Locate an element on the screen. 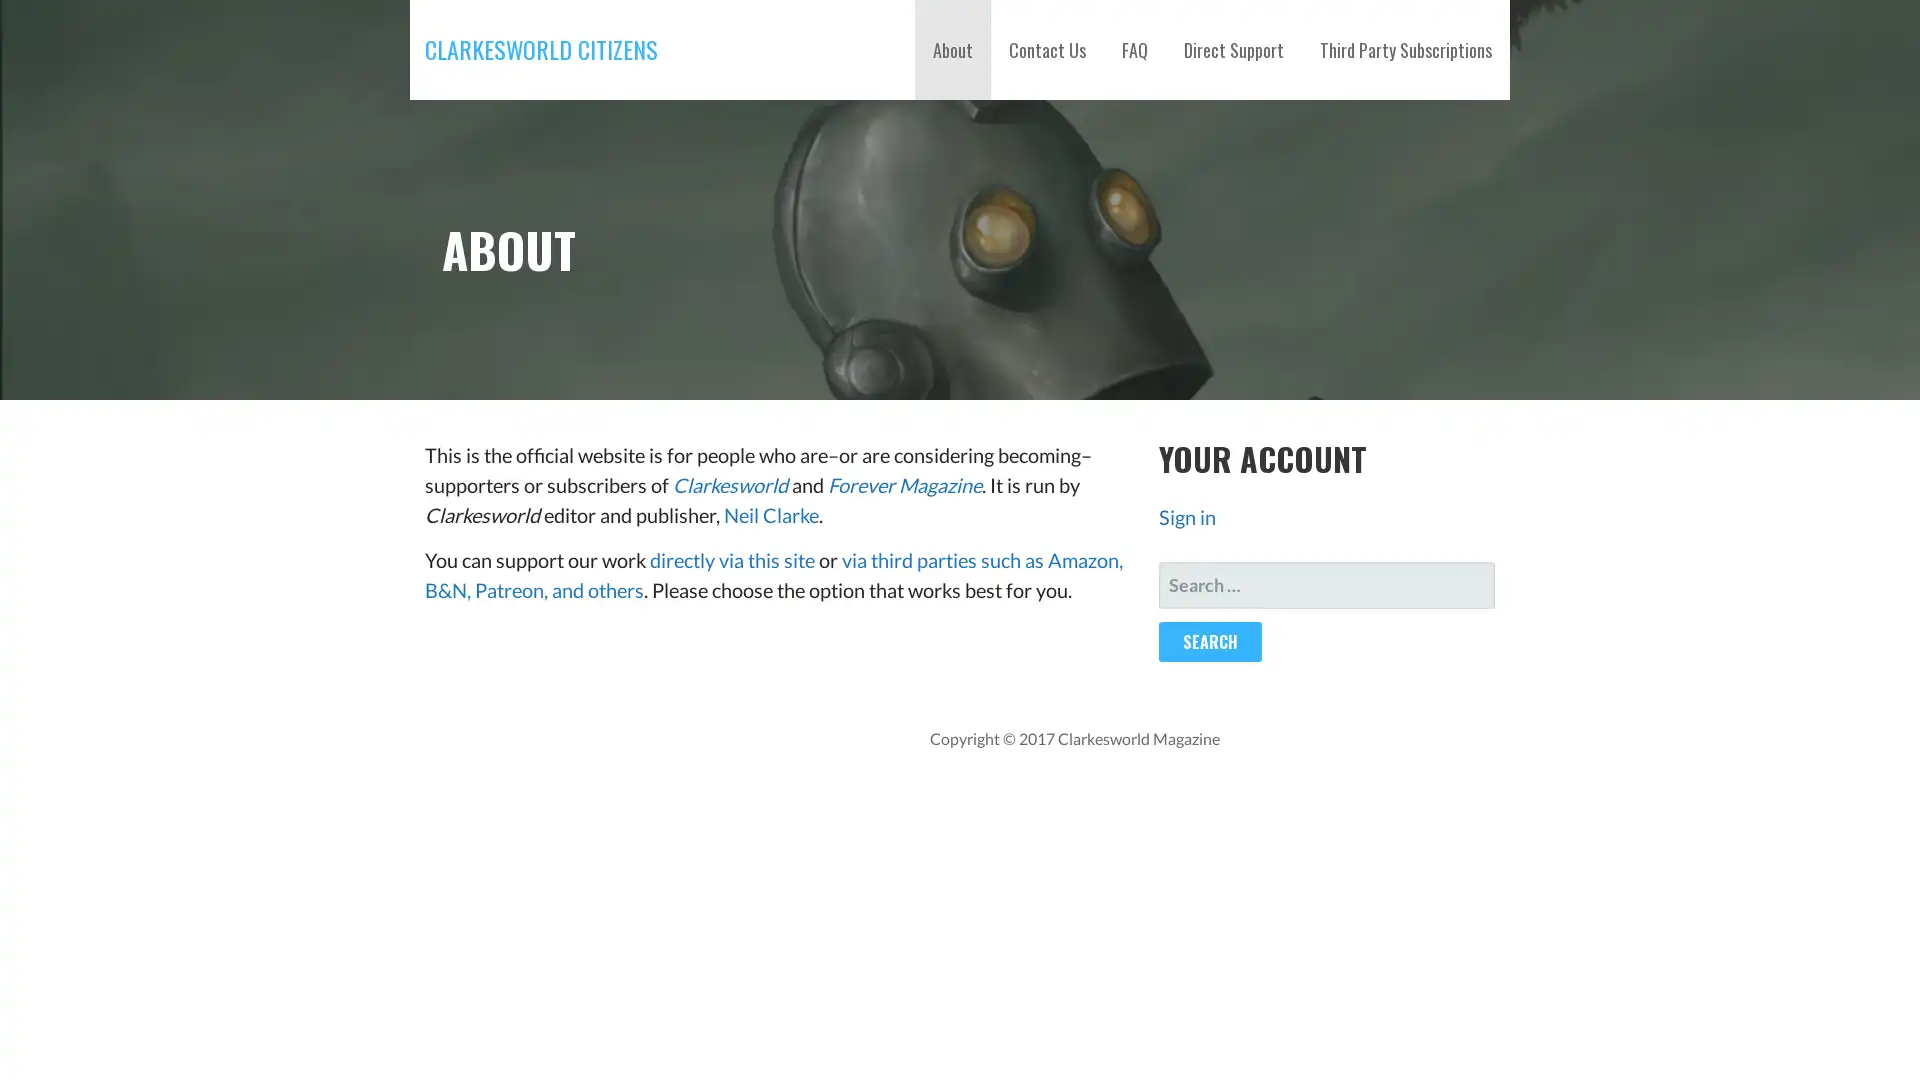 The width and height of the screenshot is (1920, 1080). Search is located at coordinates (1208, 641).